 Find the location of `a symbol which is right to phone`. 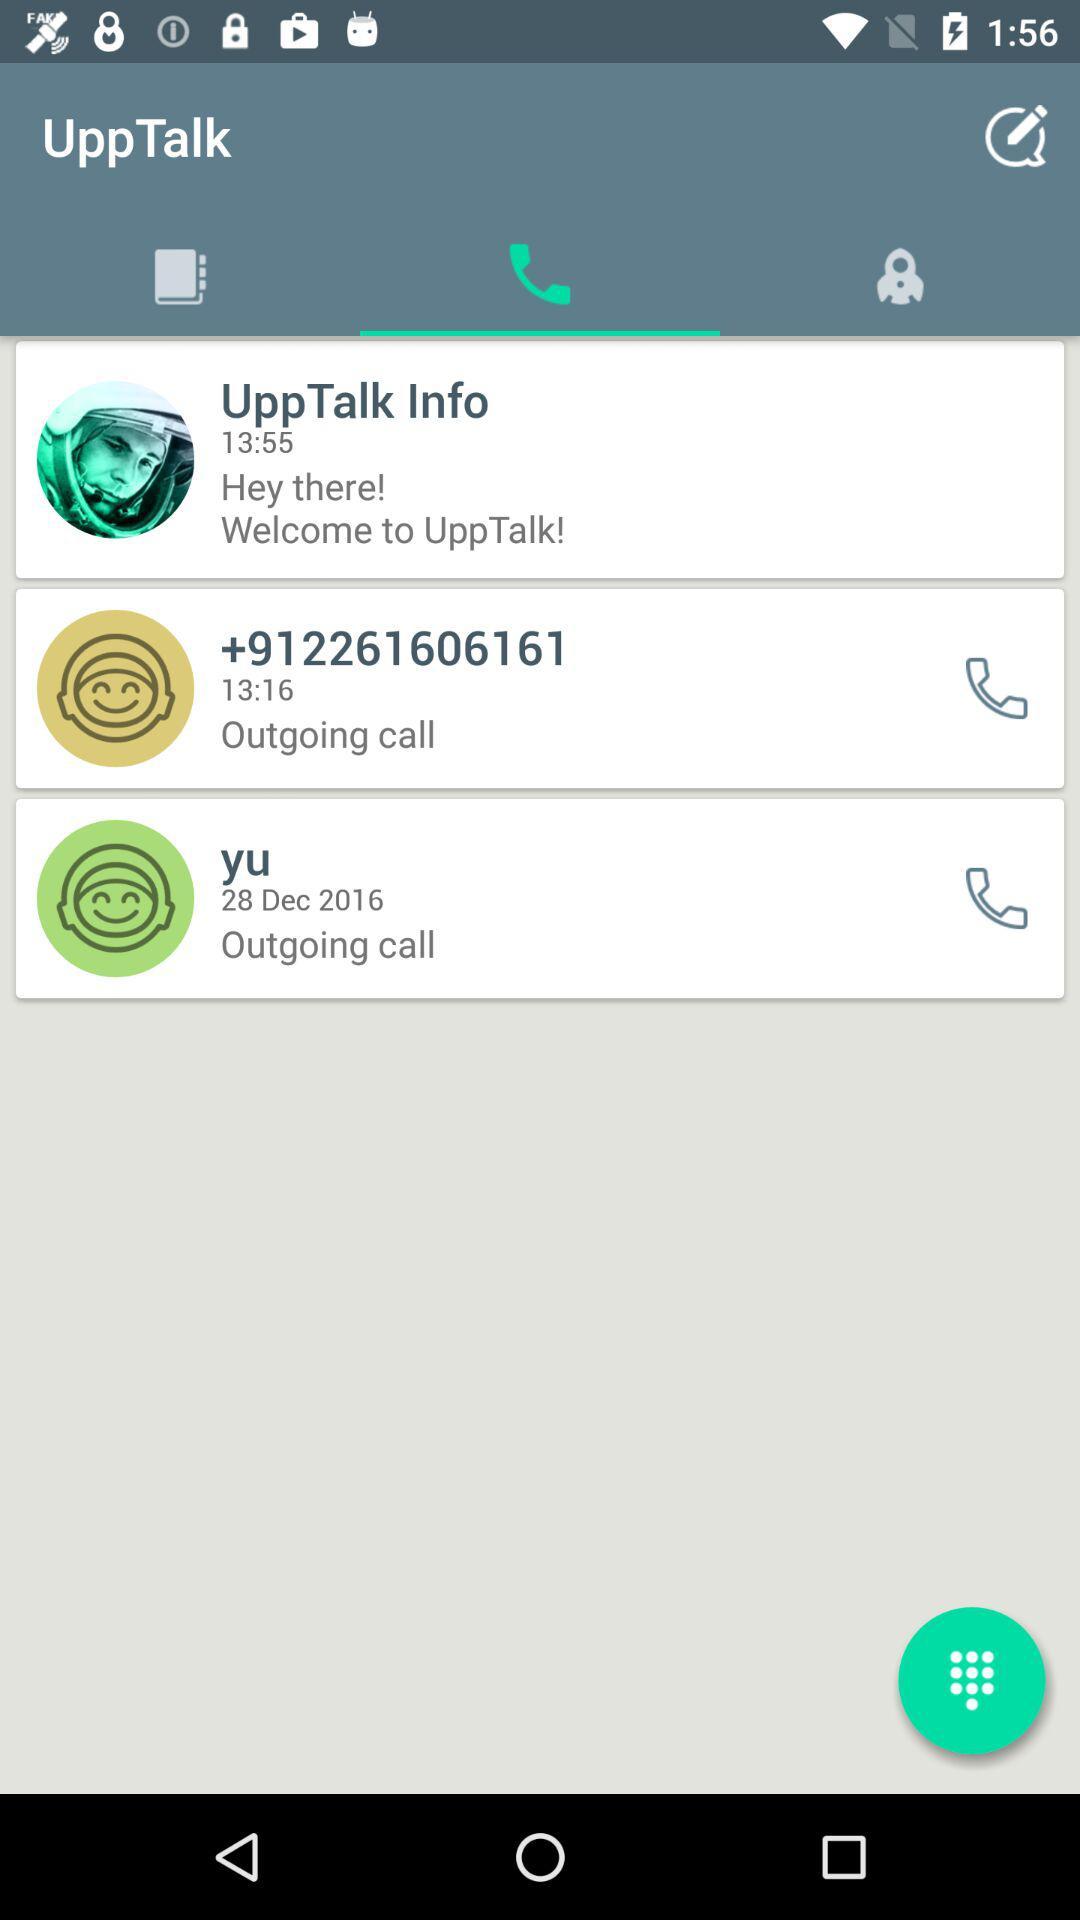

a symbol which is right to phone is located at coordinates (900, 272).